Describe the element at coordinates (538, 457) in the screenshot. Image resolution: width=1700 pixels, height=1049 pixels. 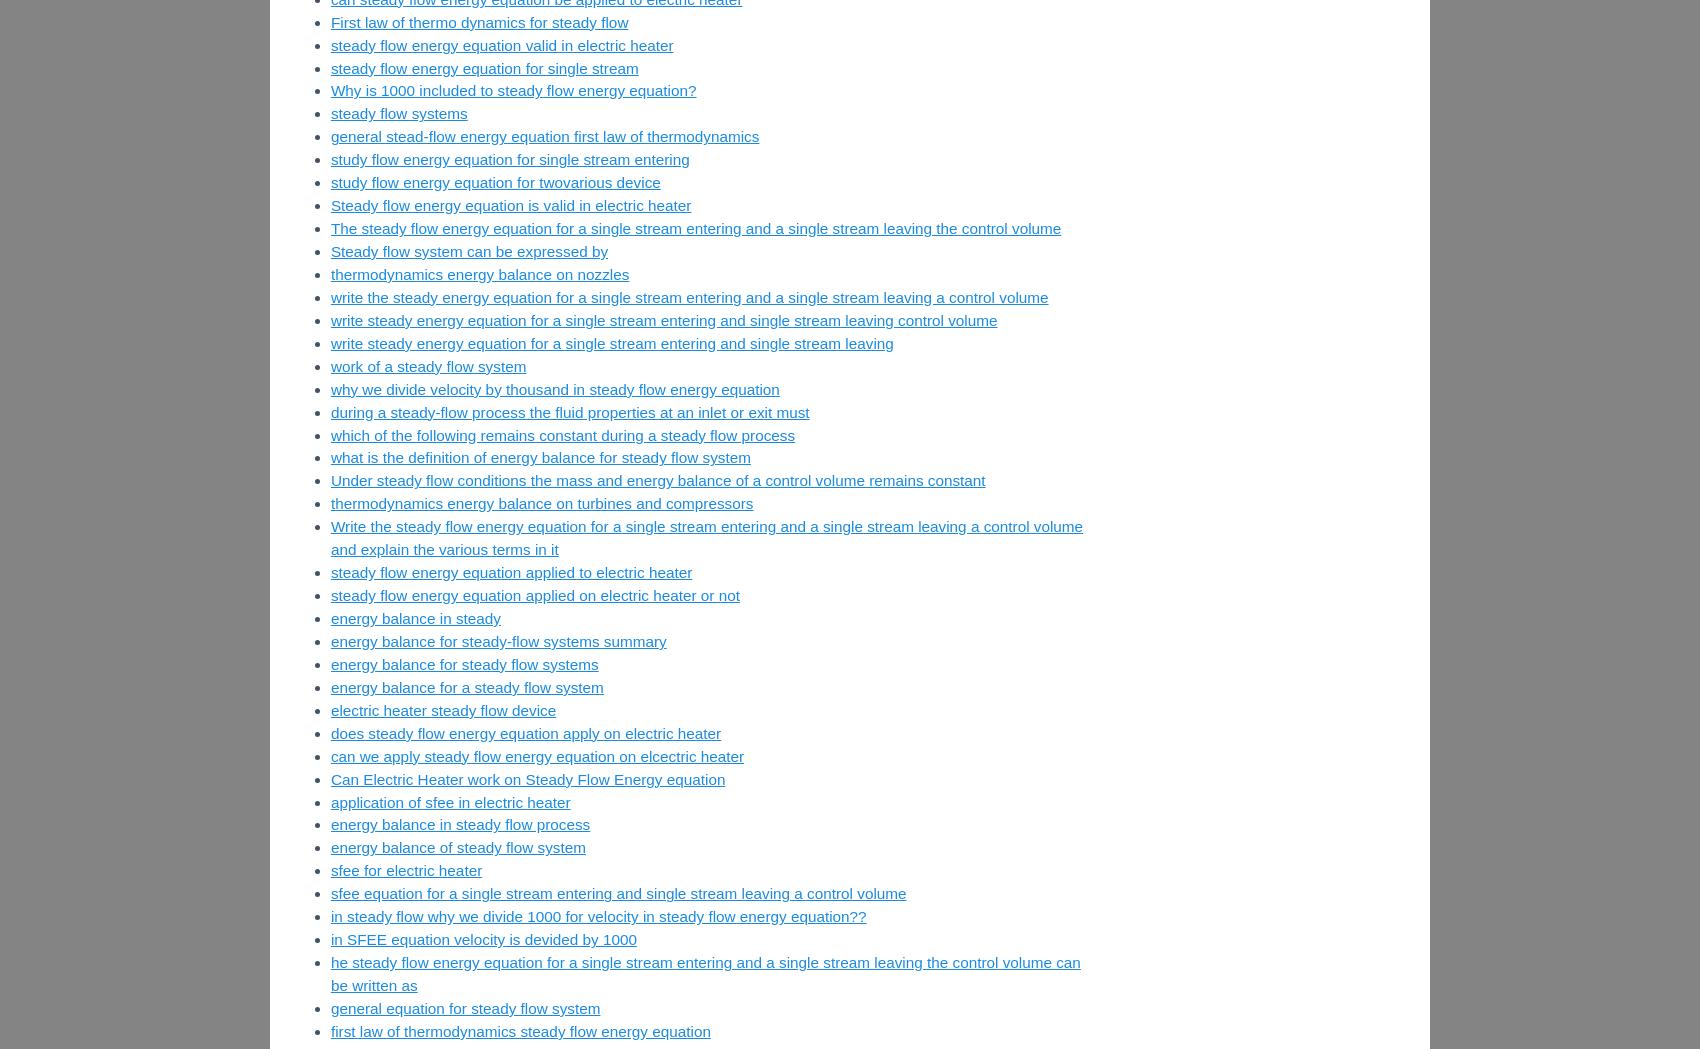
I see `'what is the definition of energy balance for steady flow system'` at that location.